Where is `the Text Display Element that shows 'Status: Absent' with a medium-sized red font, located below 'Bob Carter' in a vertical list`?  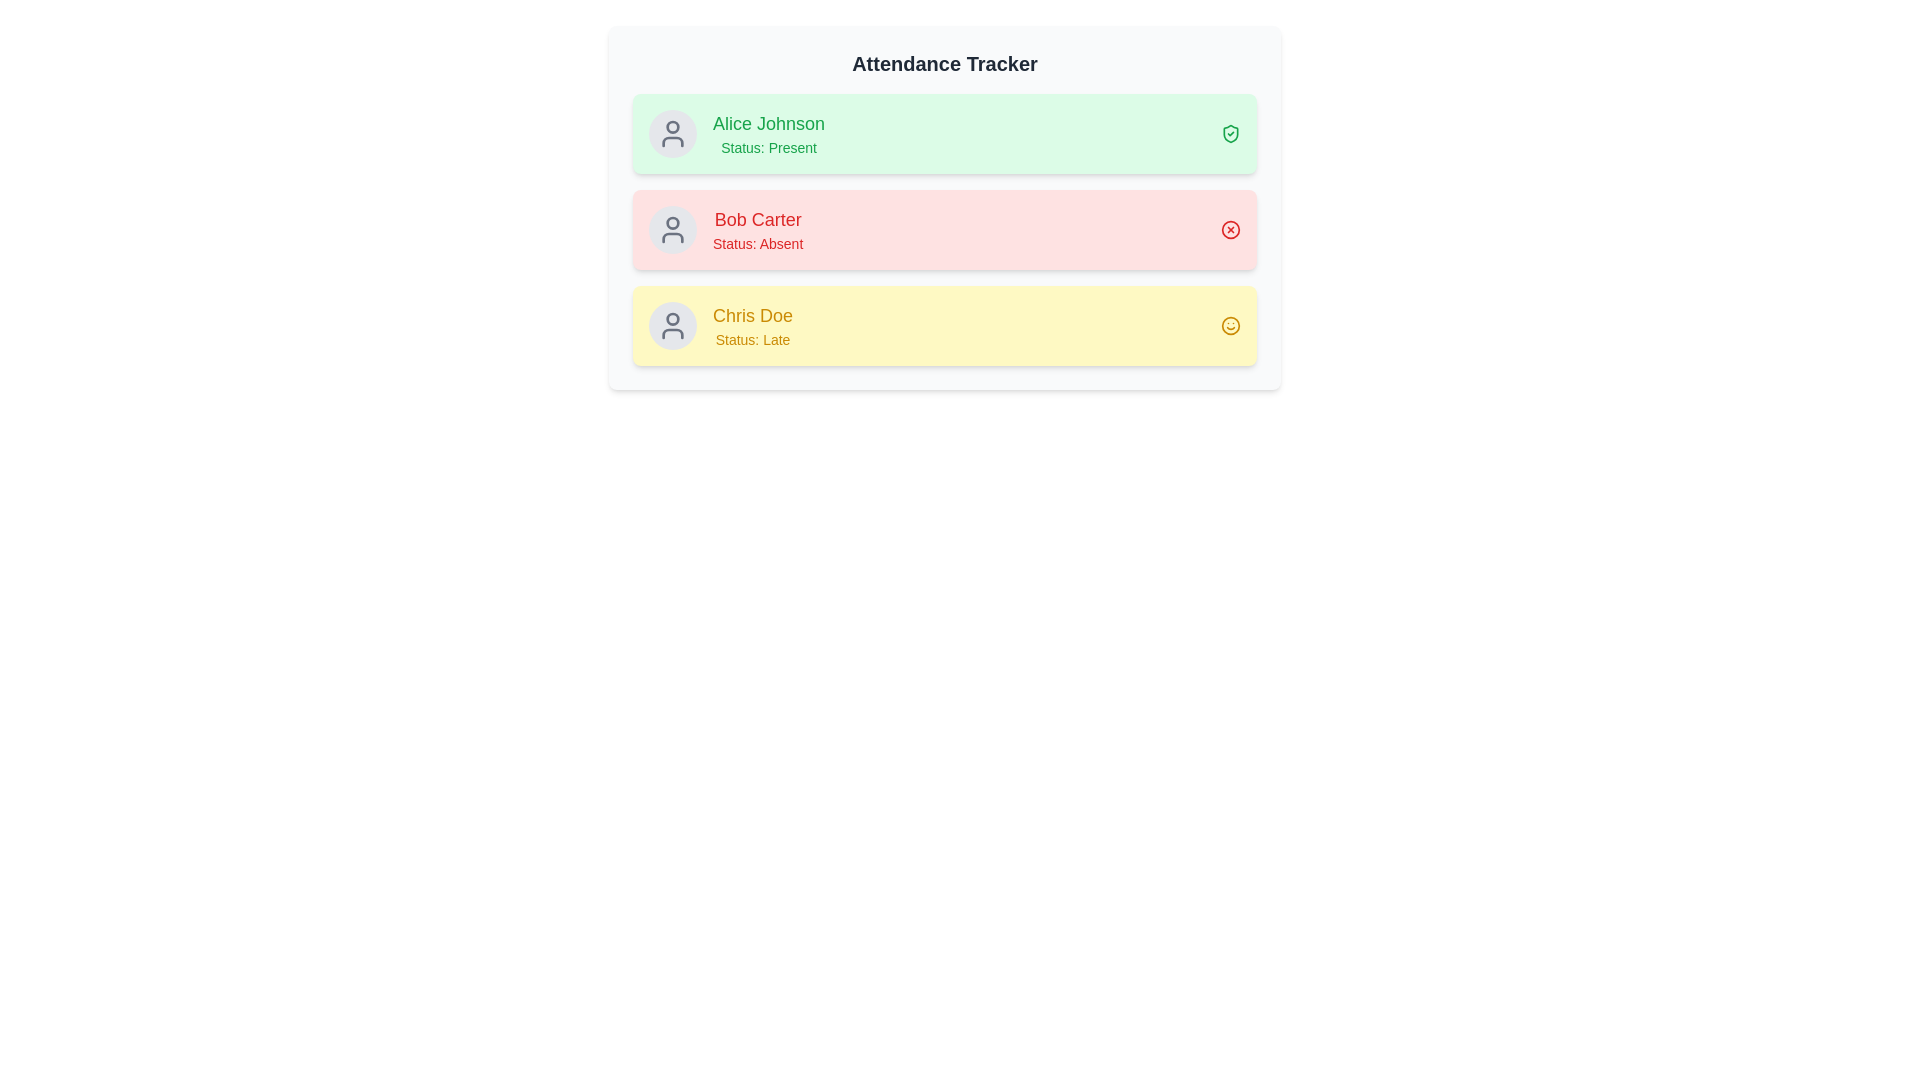
the Text Display Element that shows 'Status: Absent' with a medium-sized red font, located below 'Bob Carter' in a vertical list is located at coordinates (757, 242).